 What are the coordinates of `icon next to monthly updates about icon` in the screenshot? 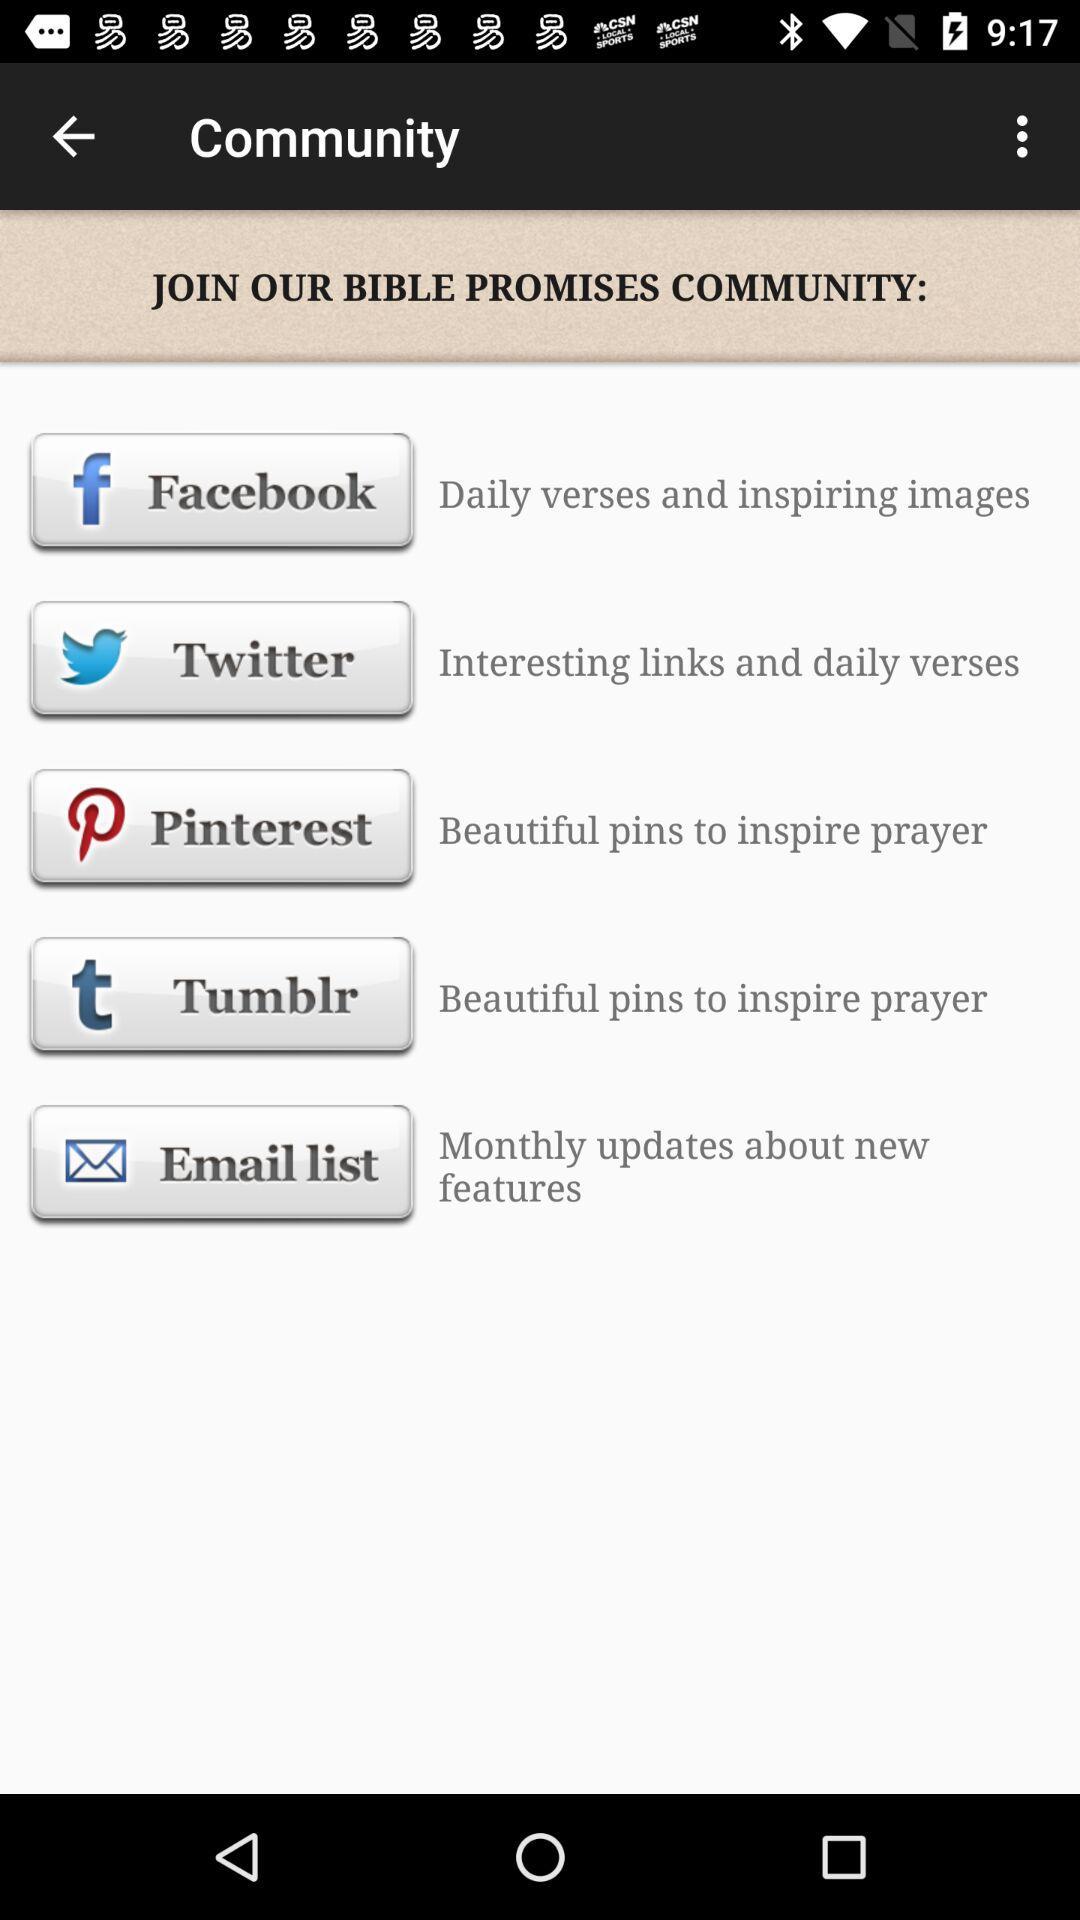 It's located at (222, 1165).